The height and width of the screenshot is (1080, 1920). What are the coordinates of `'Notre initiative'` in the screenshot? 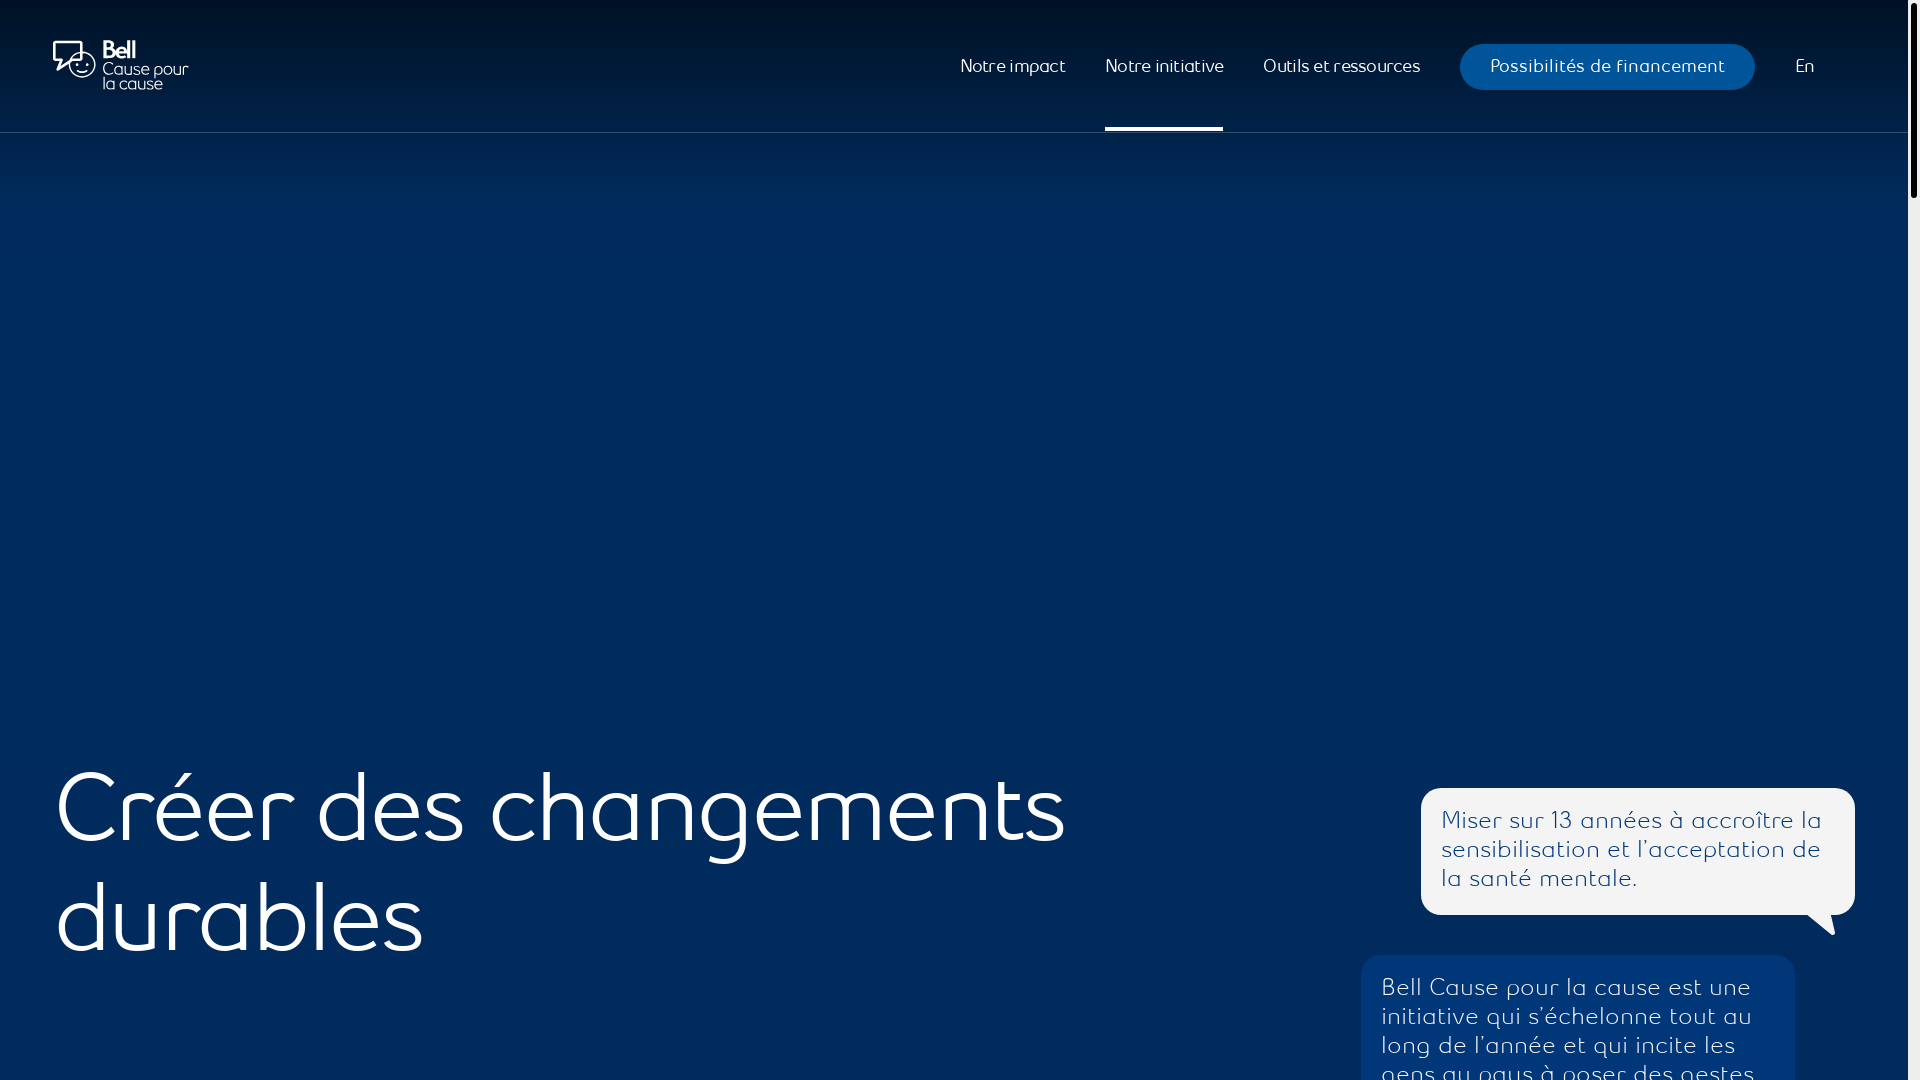 It's located at (1103, 65).